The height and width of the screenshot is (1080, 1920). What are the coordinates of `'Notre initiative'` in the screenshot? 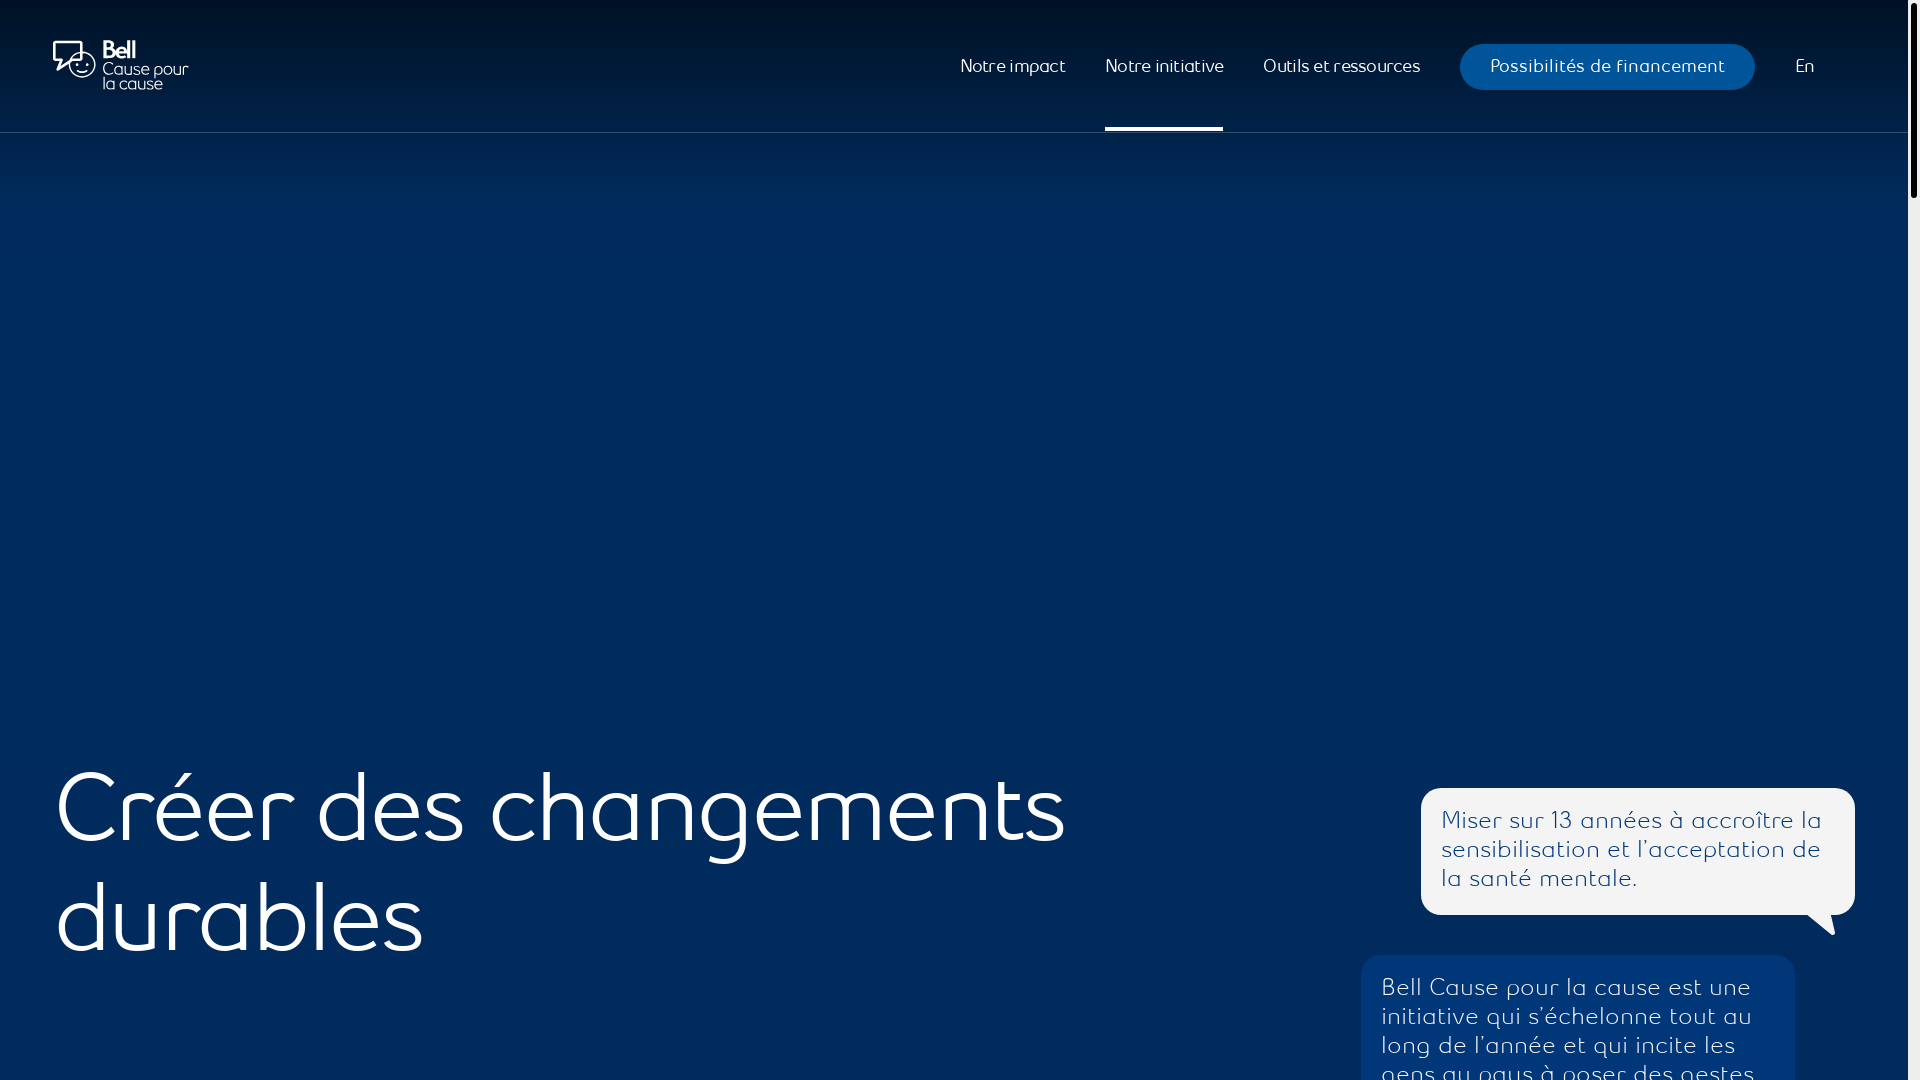 It's located at (1103, 65).